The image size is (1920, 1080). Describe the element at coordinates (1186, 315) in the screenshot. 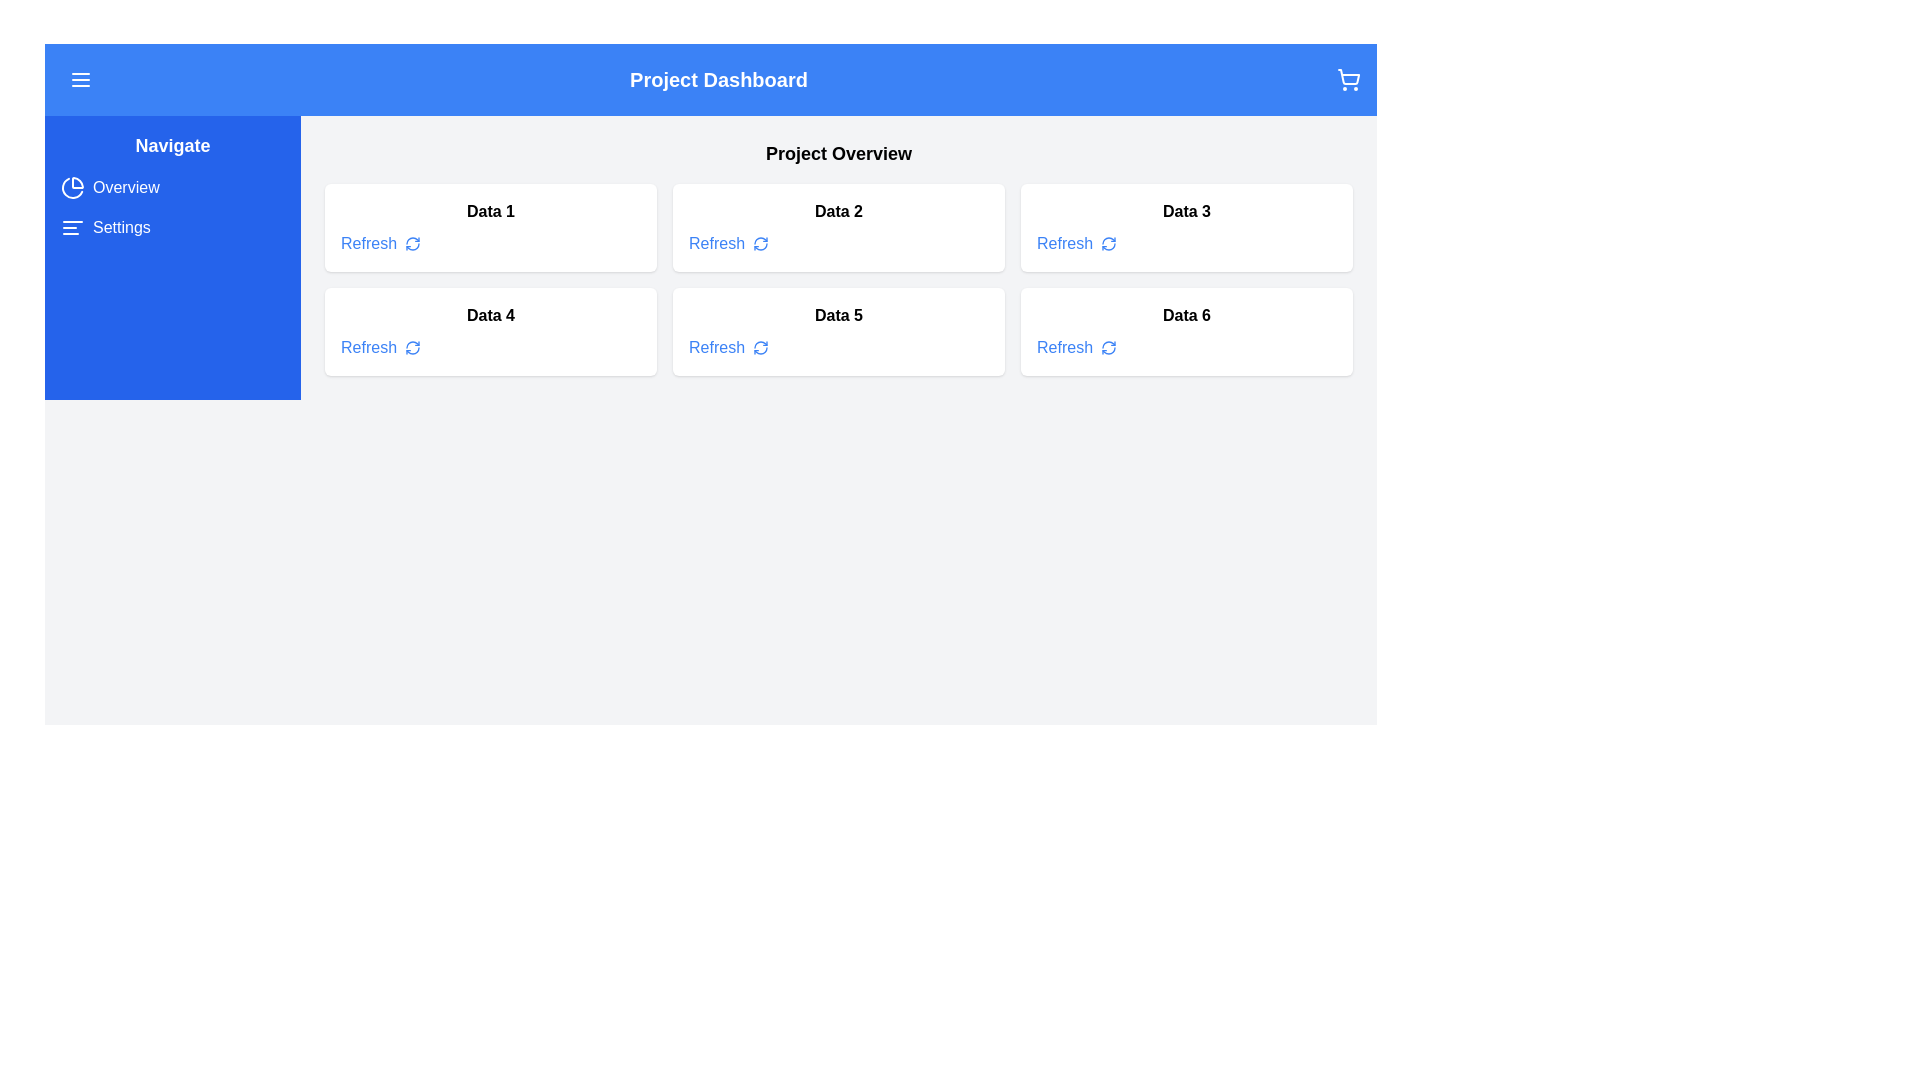

I see `the descriptive Text label located in the lower-right card of a grid, which is positioned centrally above the 'Refresh' button` at that location.